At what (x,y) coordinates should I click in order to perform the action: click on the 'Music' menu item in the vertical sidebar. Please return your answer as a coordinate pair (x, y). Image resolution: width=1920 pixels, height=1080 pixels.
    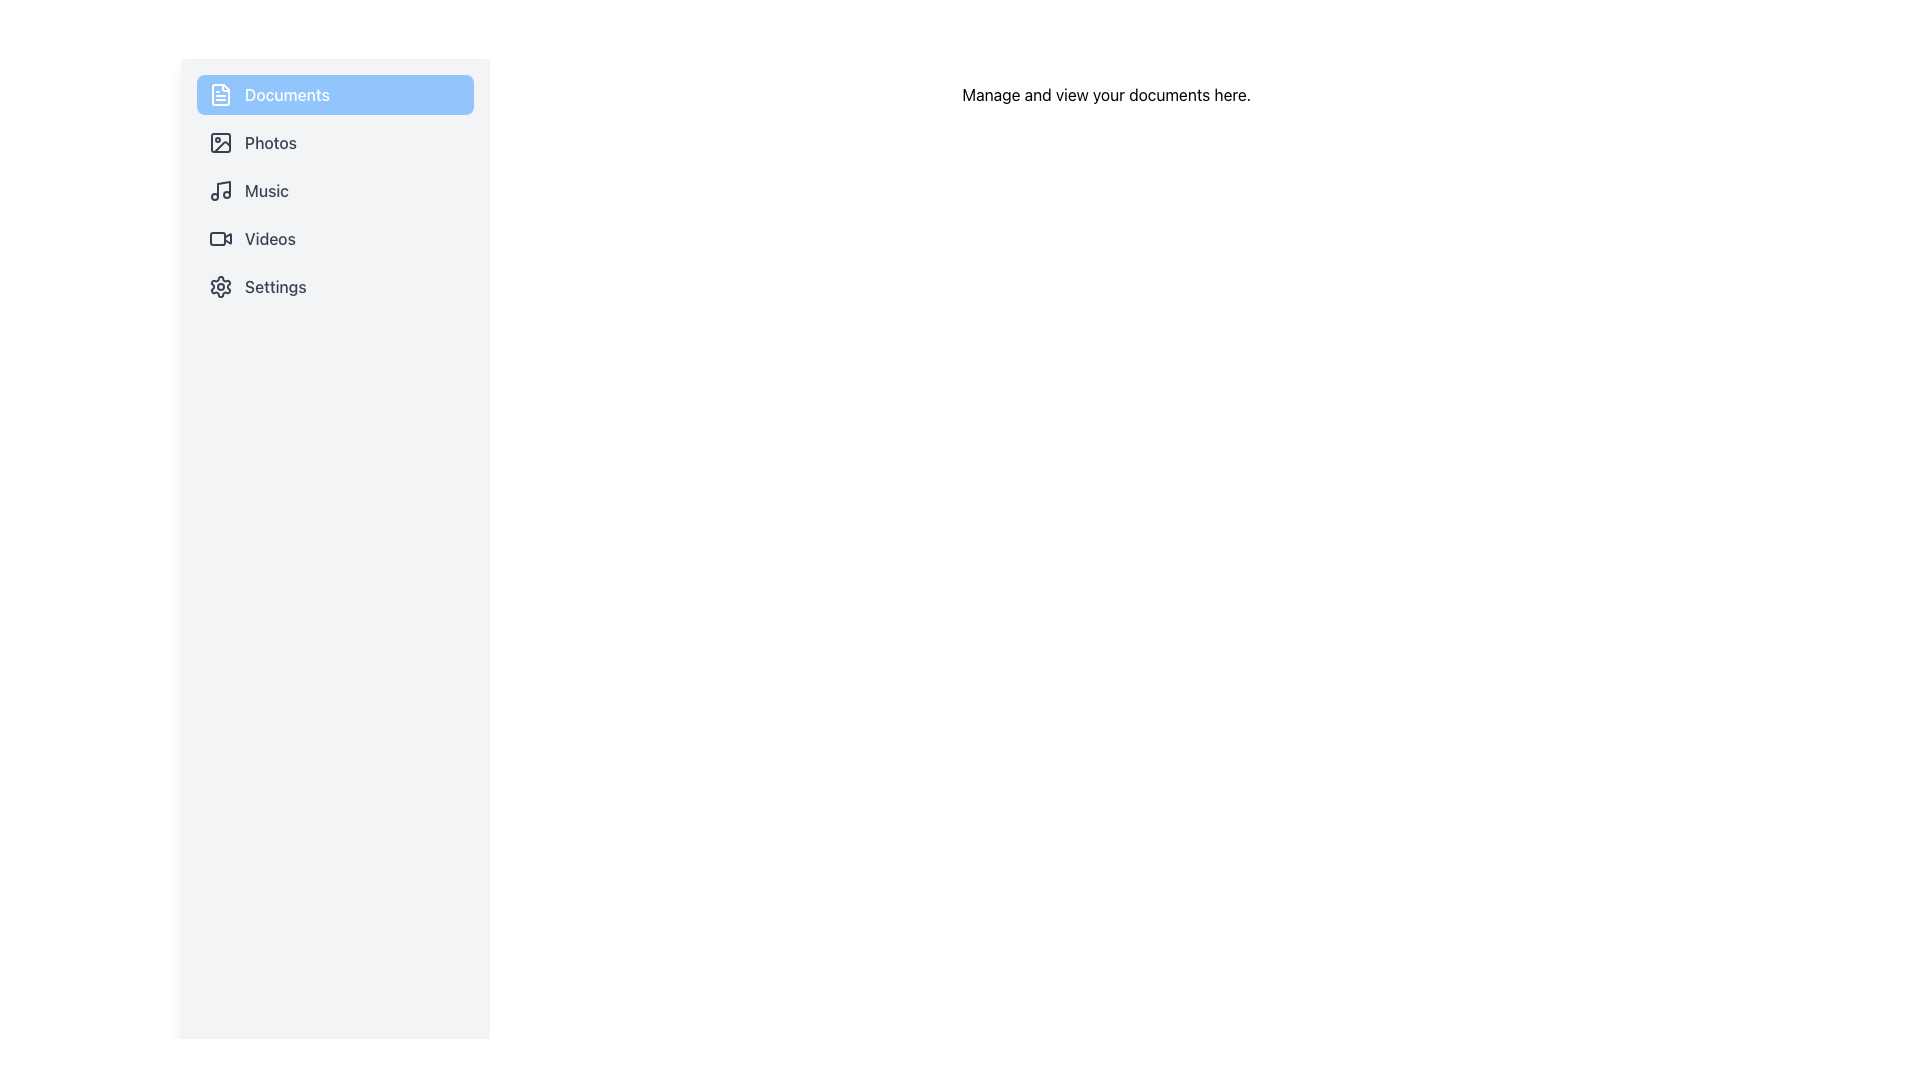
    Looking at the image, I should click on (335, 191).